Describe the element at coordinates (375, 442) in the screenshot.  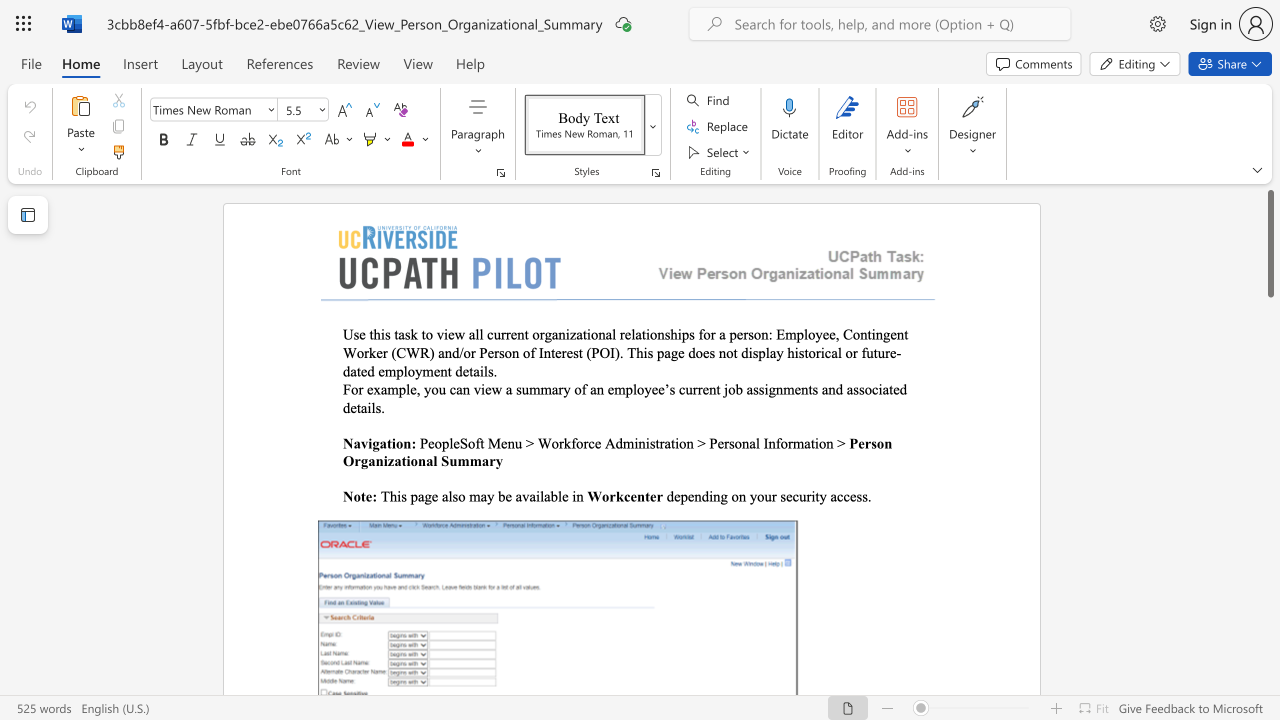
I see `the 1th character "g" in the text` at that location.